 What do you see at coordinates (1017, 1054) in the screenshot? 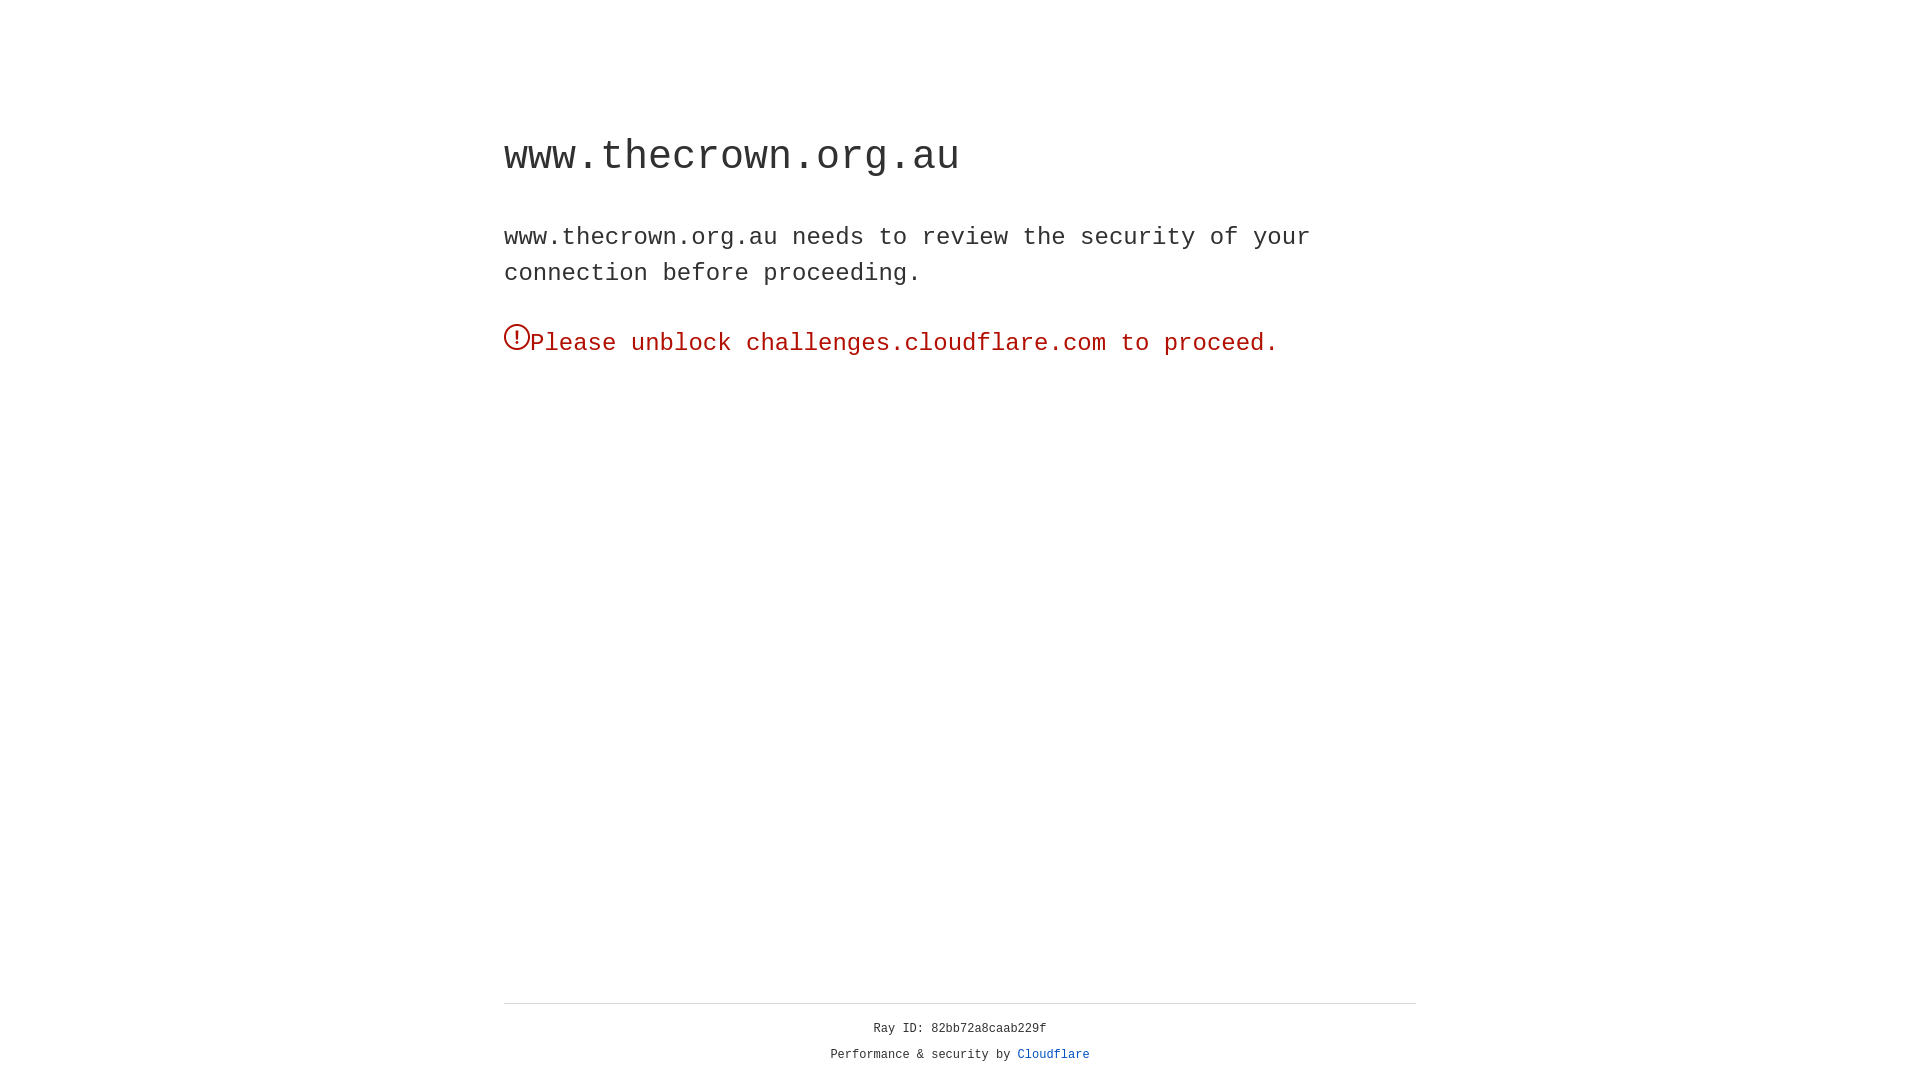
I see `'Cloudflare'` at bounding box center [1017, 1054].